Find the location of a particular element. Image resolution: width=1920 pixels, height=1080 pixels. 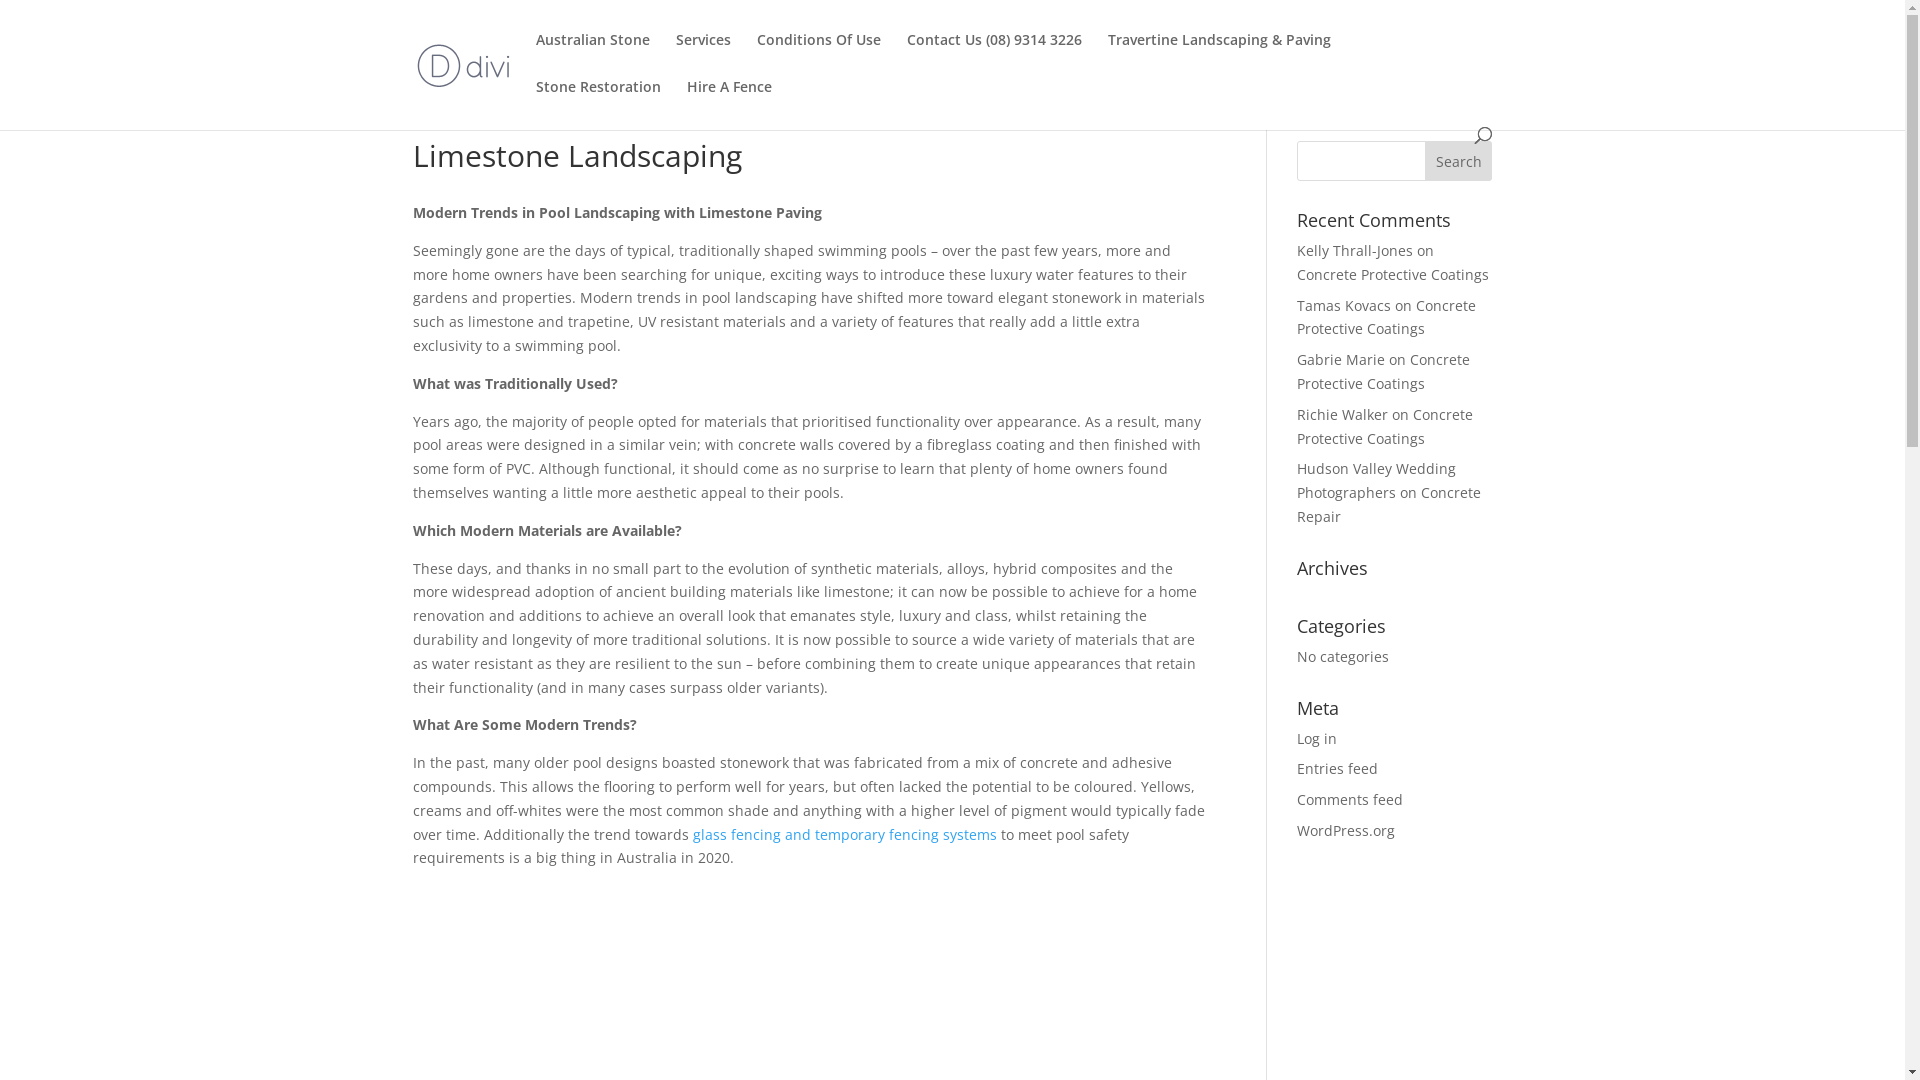

'Hire A Fence' is located at coordinates (727, 103).